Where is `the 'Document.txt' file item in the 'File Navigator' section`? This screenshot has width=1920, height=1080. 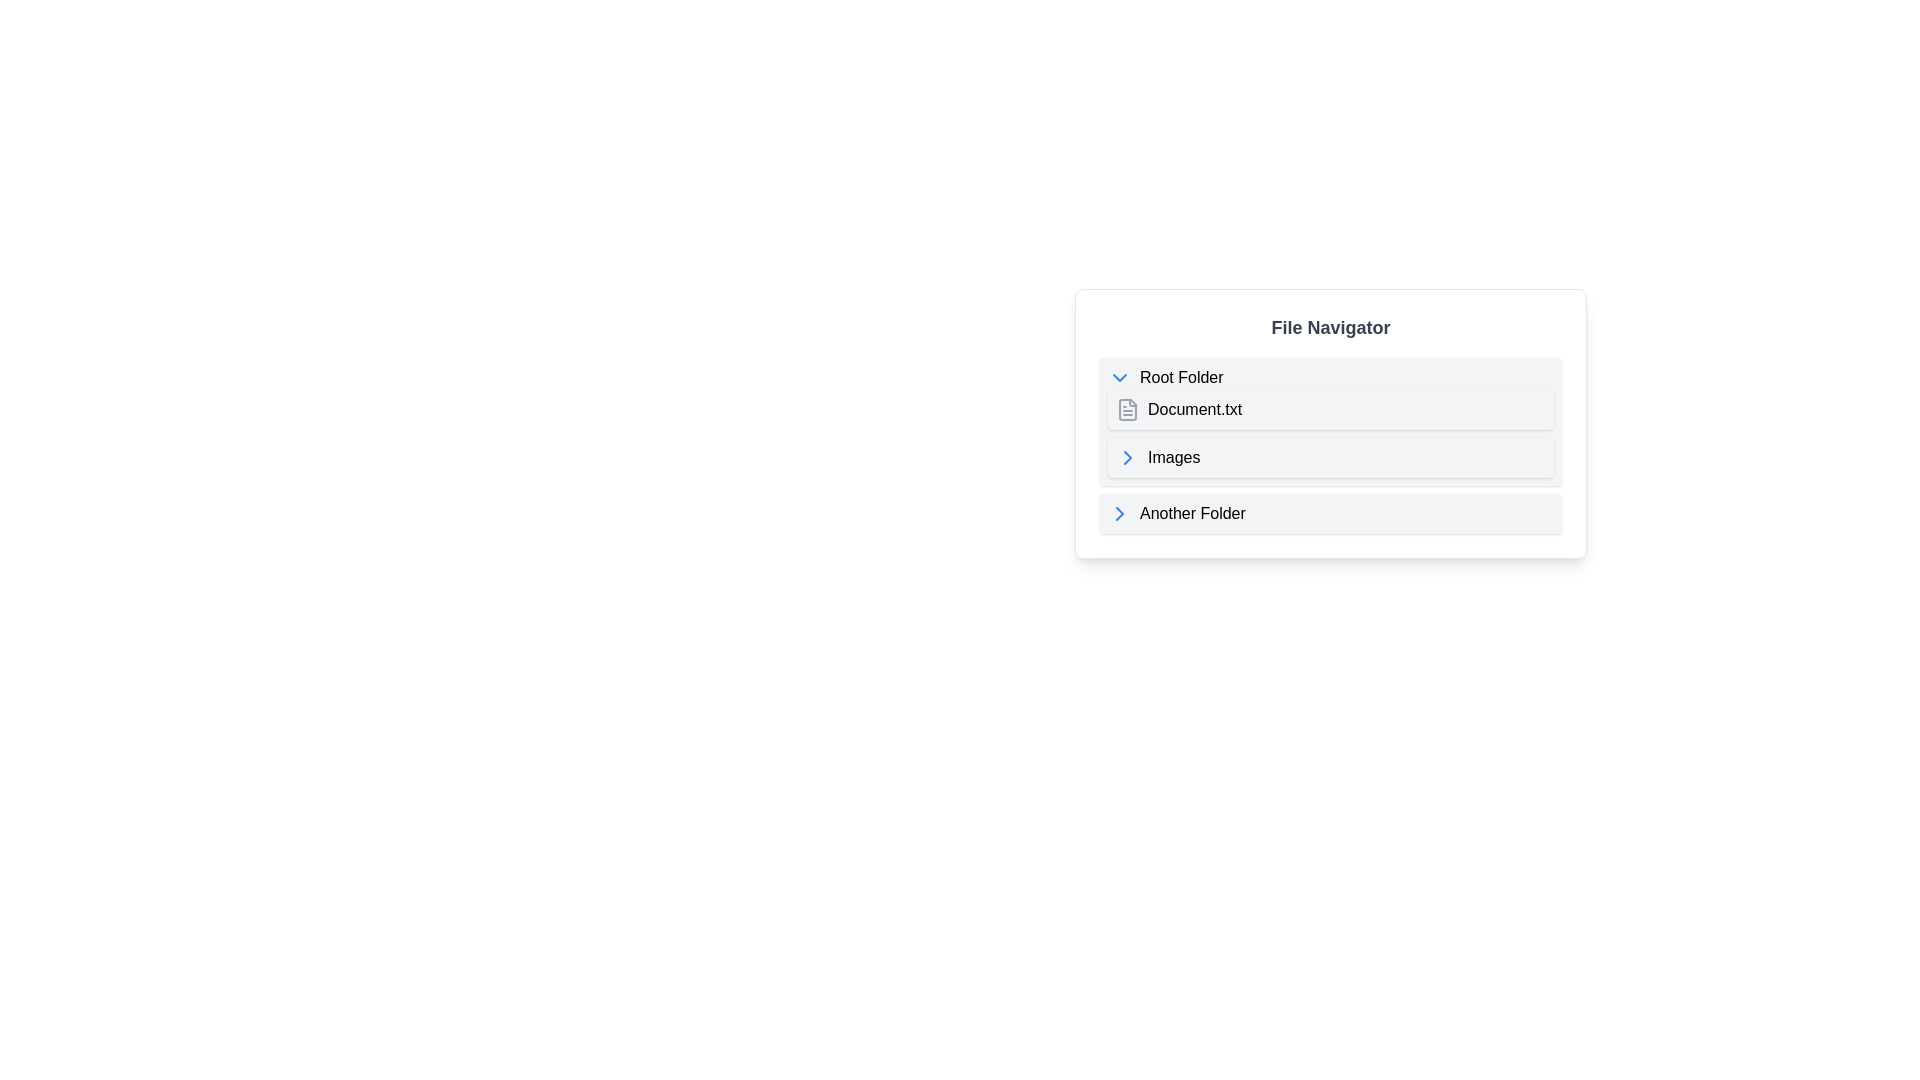
the 'Document.txt' file item in the 'File Navigator' section is located at coordinates (1330, 423).